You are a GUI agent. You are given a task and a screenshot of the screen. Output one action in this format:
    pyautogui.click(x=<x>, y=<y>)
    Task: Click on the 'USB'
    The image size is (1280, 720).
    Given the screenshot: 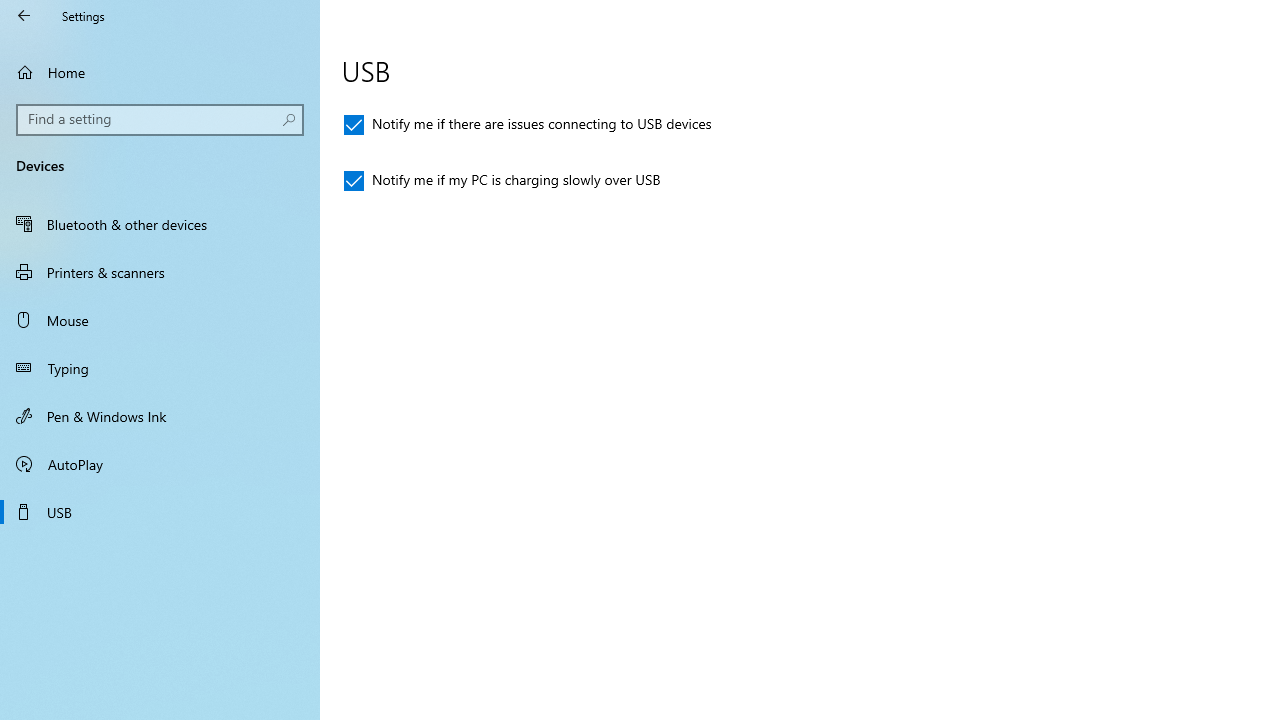 What is the action you would take?
    pyautogui.click(x=160, y=510)
    